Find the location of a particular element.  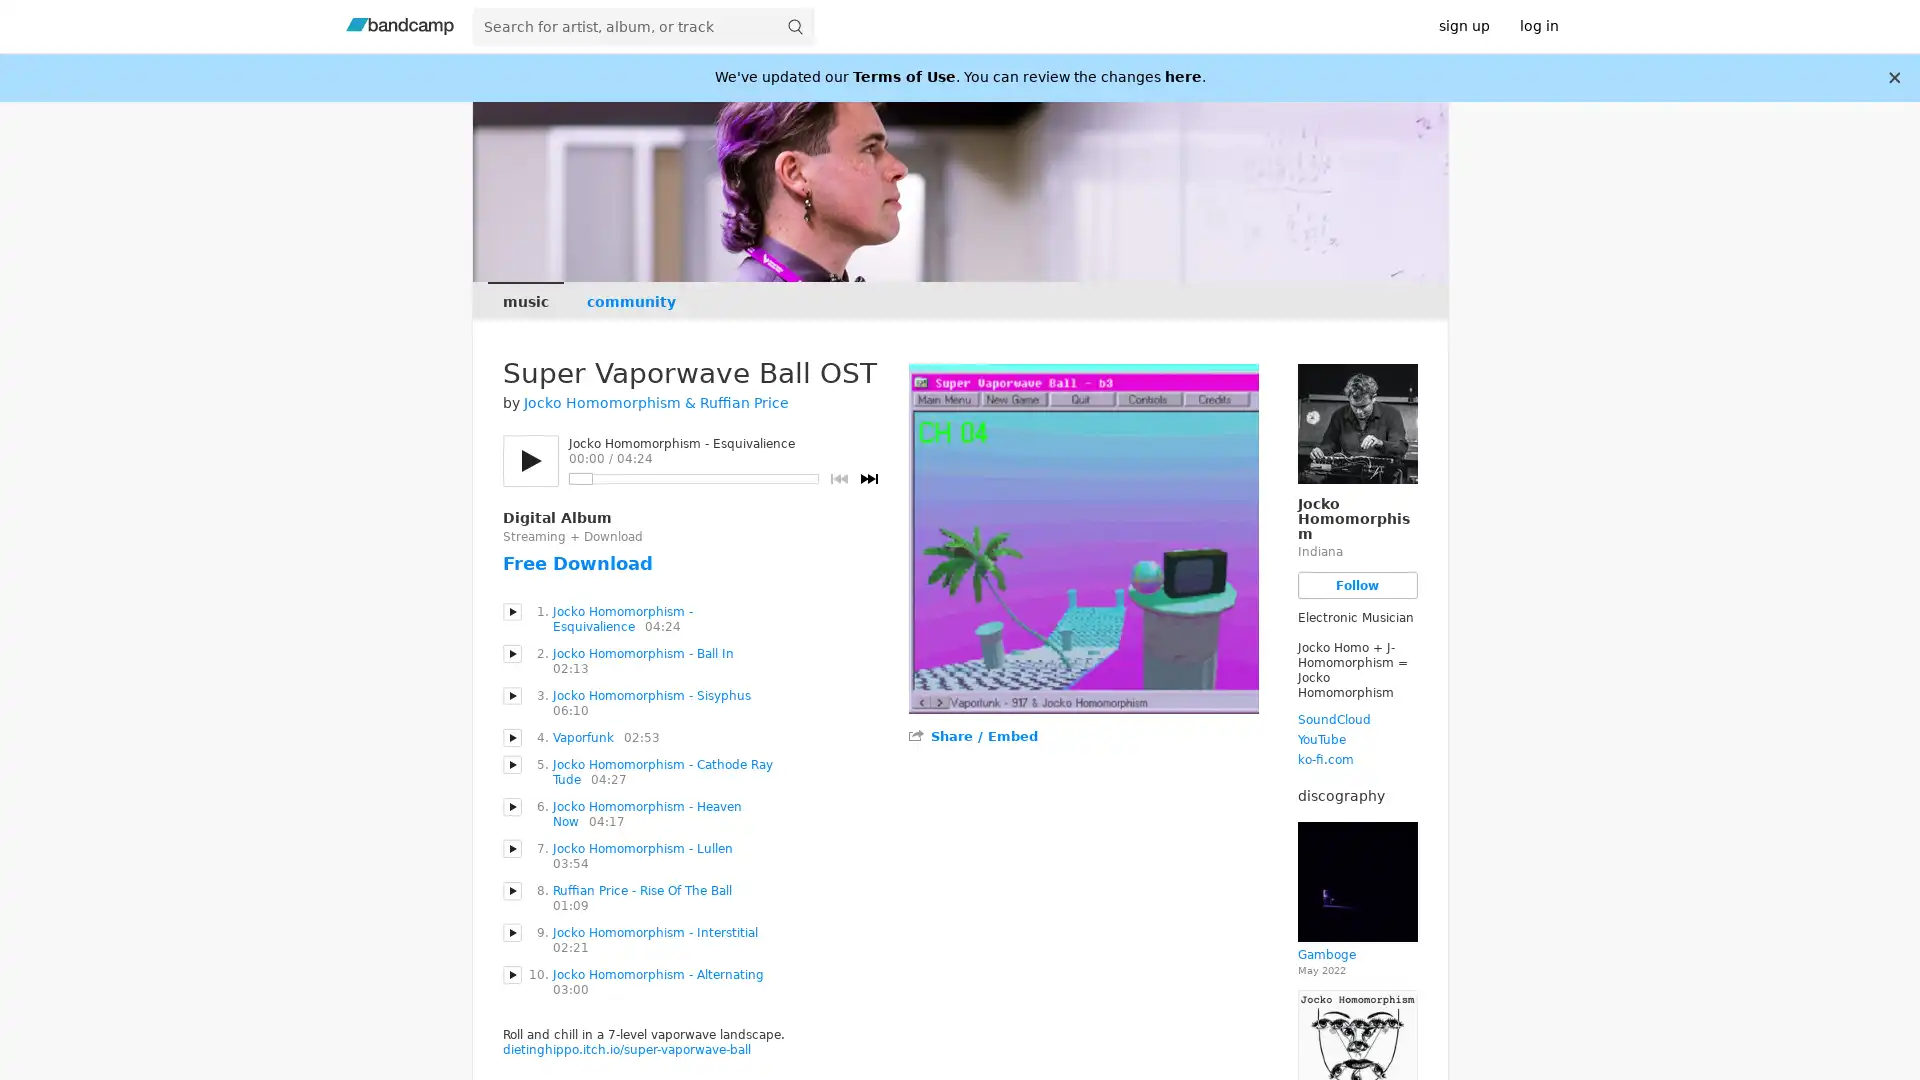

Play Jocko Homomorphism - Alternating is located at coordinates (511, 974).